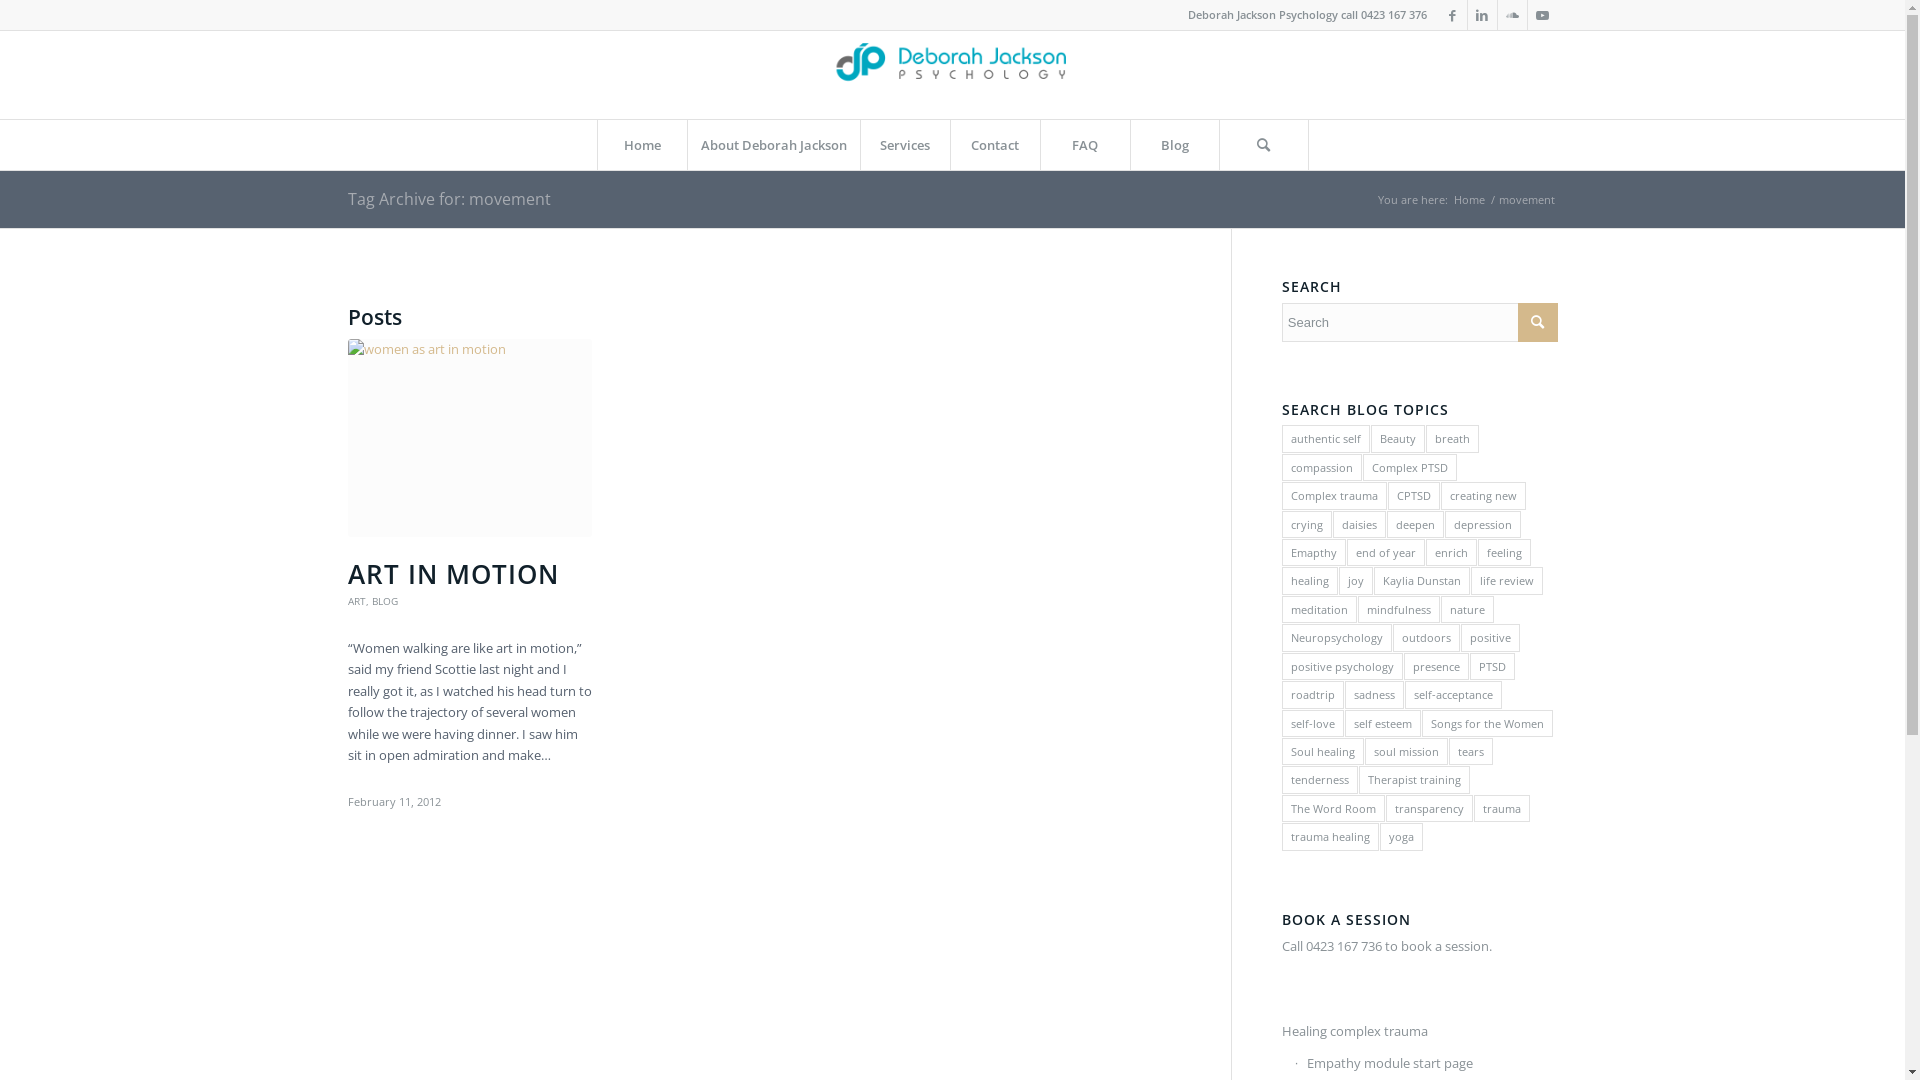 Image resolution: width=1920 pixels, height=1080 pixels. Describe the element at coordinates (1419, 1032) in the screenshot. I see `'Healing complex trauma'` at that location.